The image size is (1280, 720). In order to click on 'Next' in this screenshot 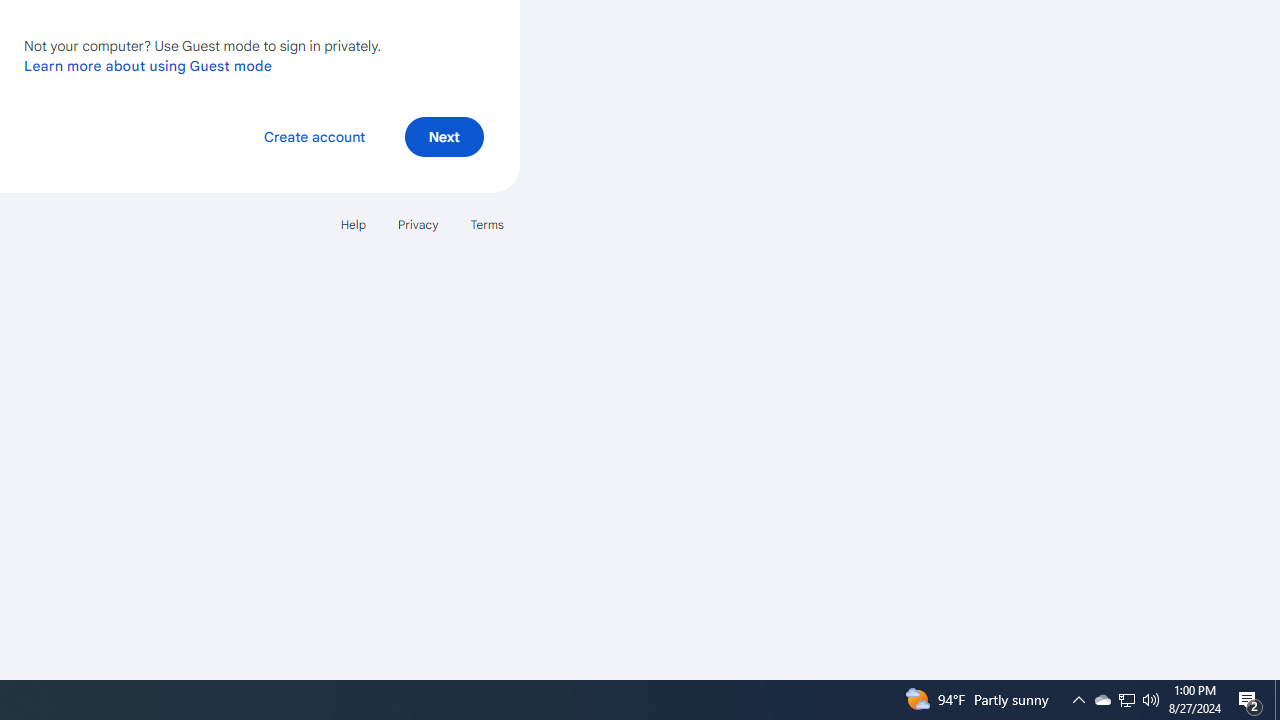, I will do `click(443, 135)`.